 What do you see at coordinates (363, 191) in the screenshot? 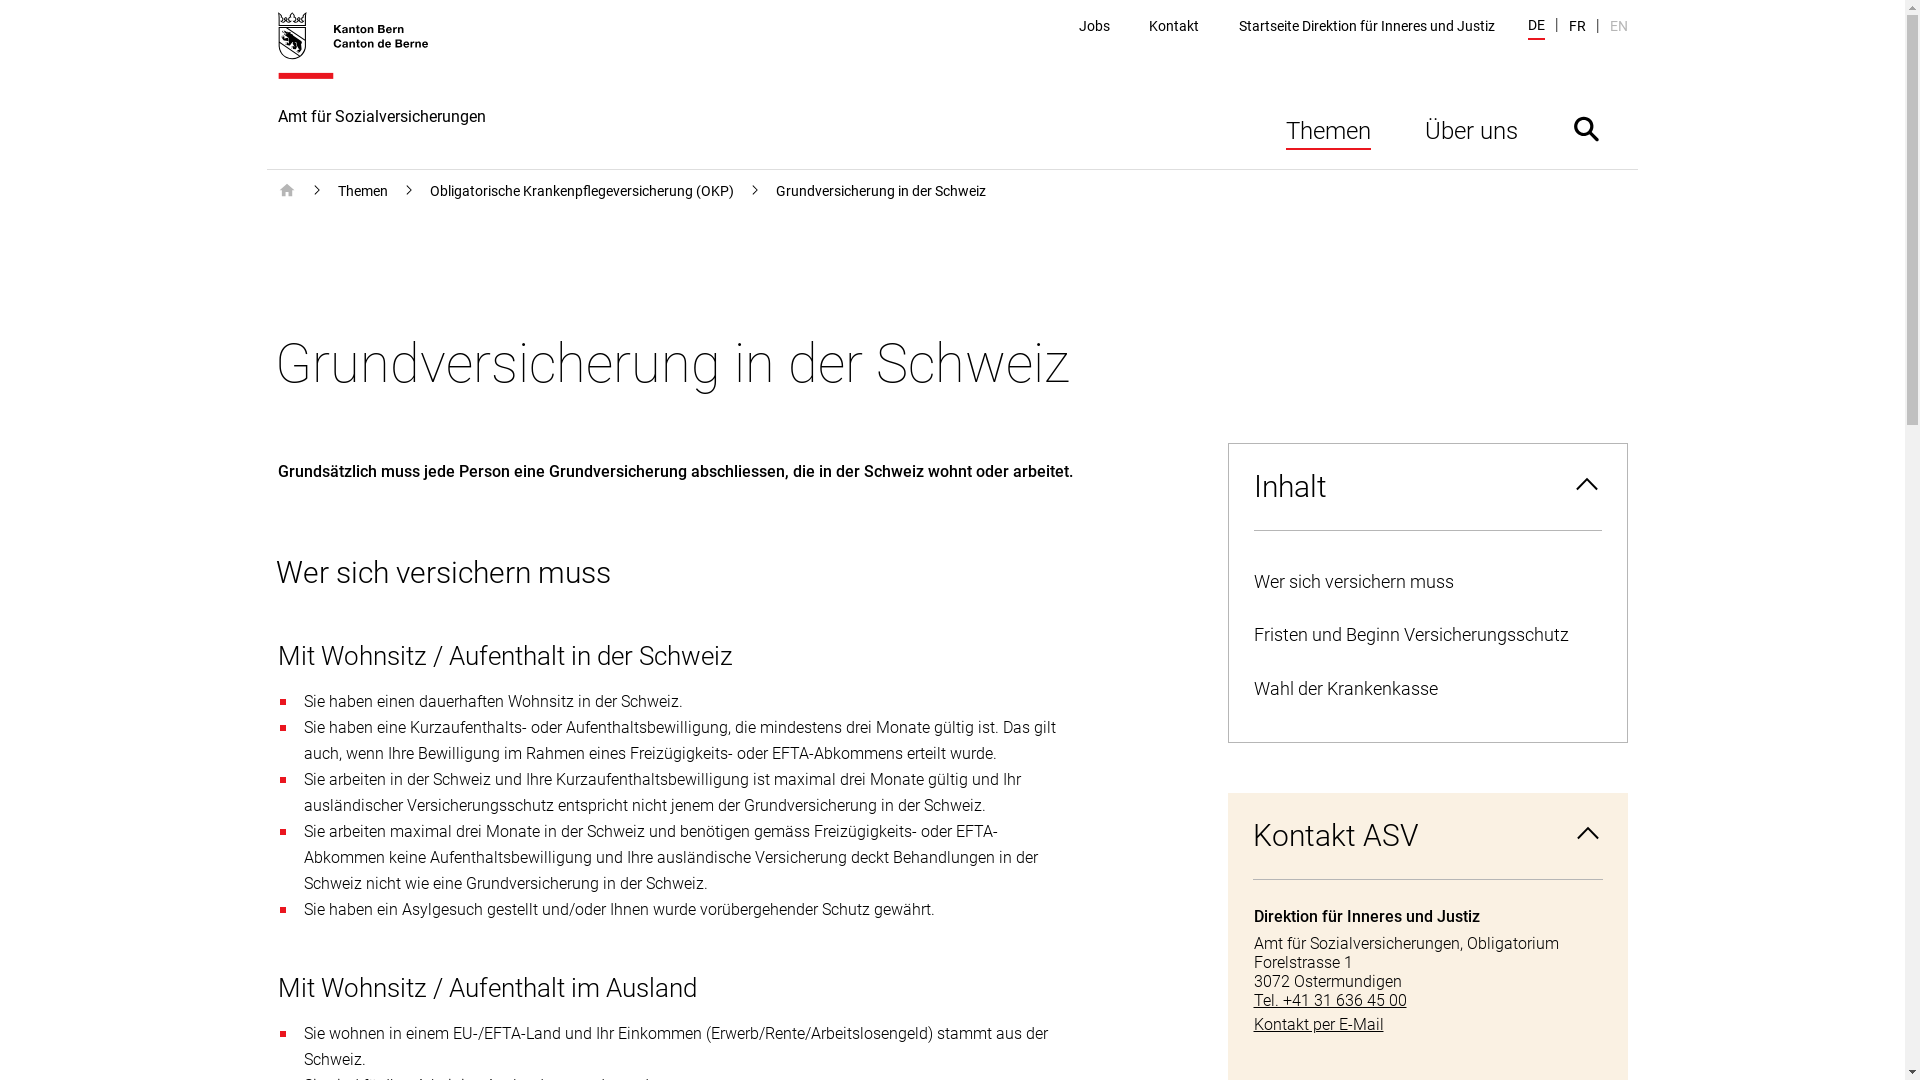
I see `'Themen'` at bounding box center [363, 191].